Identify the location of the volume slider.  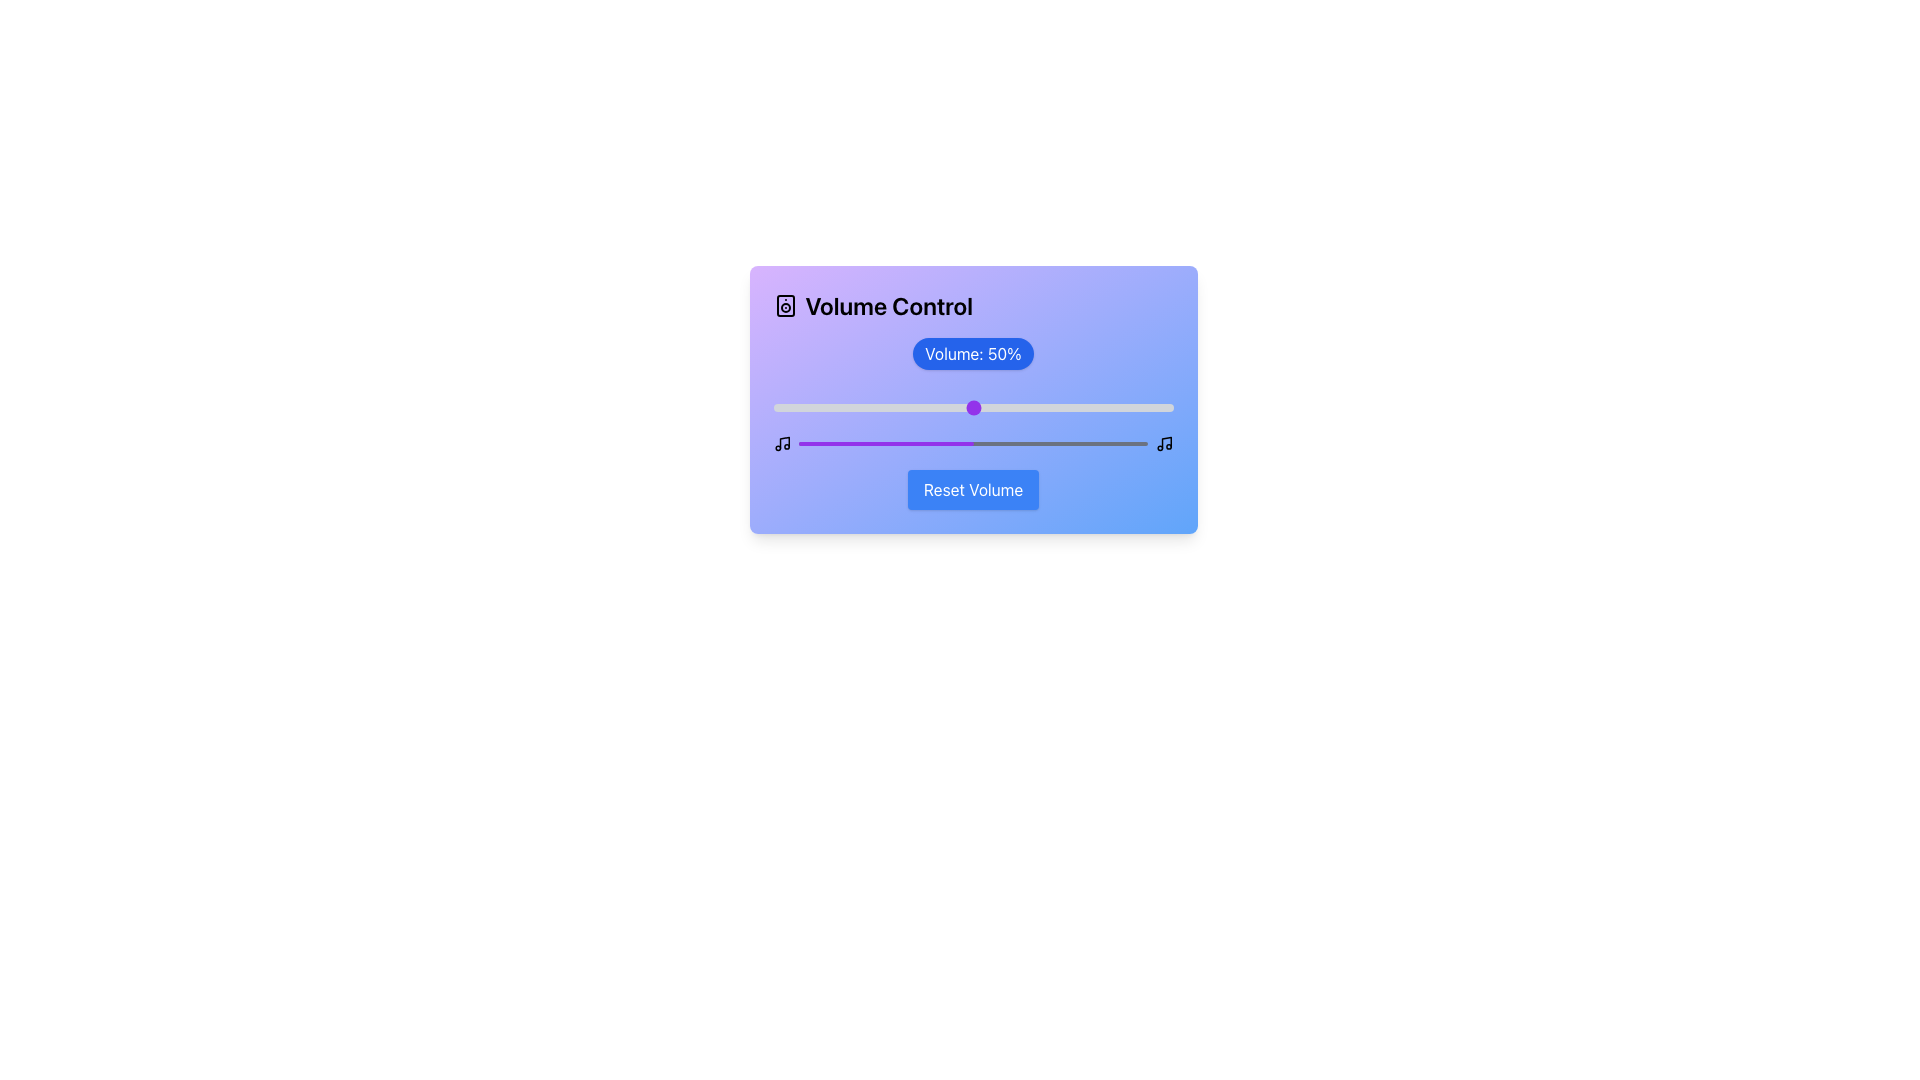
(1060, 407).